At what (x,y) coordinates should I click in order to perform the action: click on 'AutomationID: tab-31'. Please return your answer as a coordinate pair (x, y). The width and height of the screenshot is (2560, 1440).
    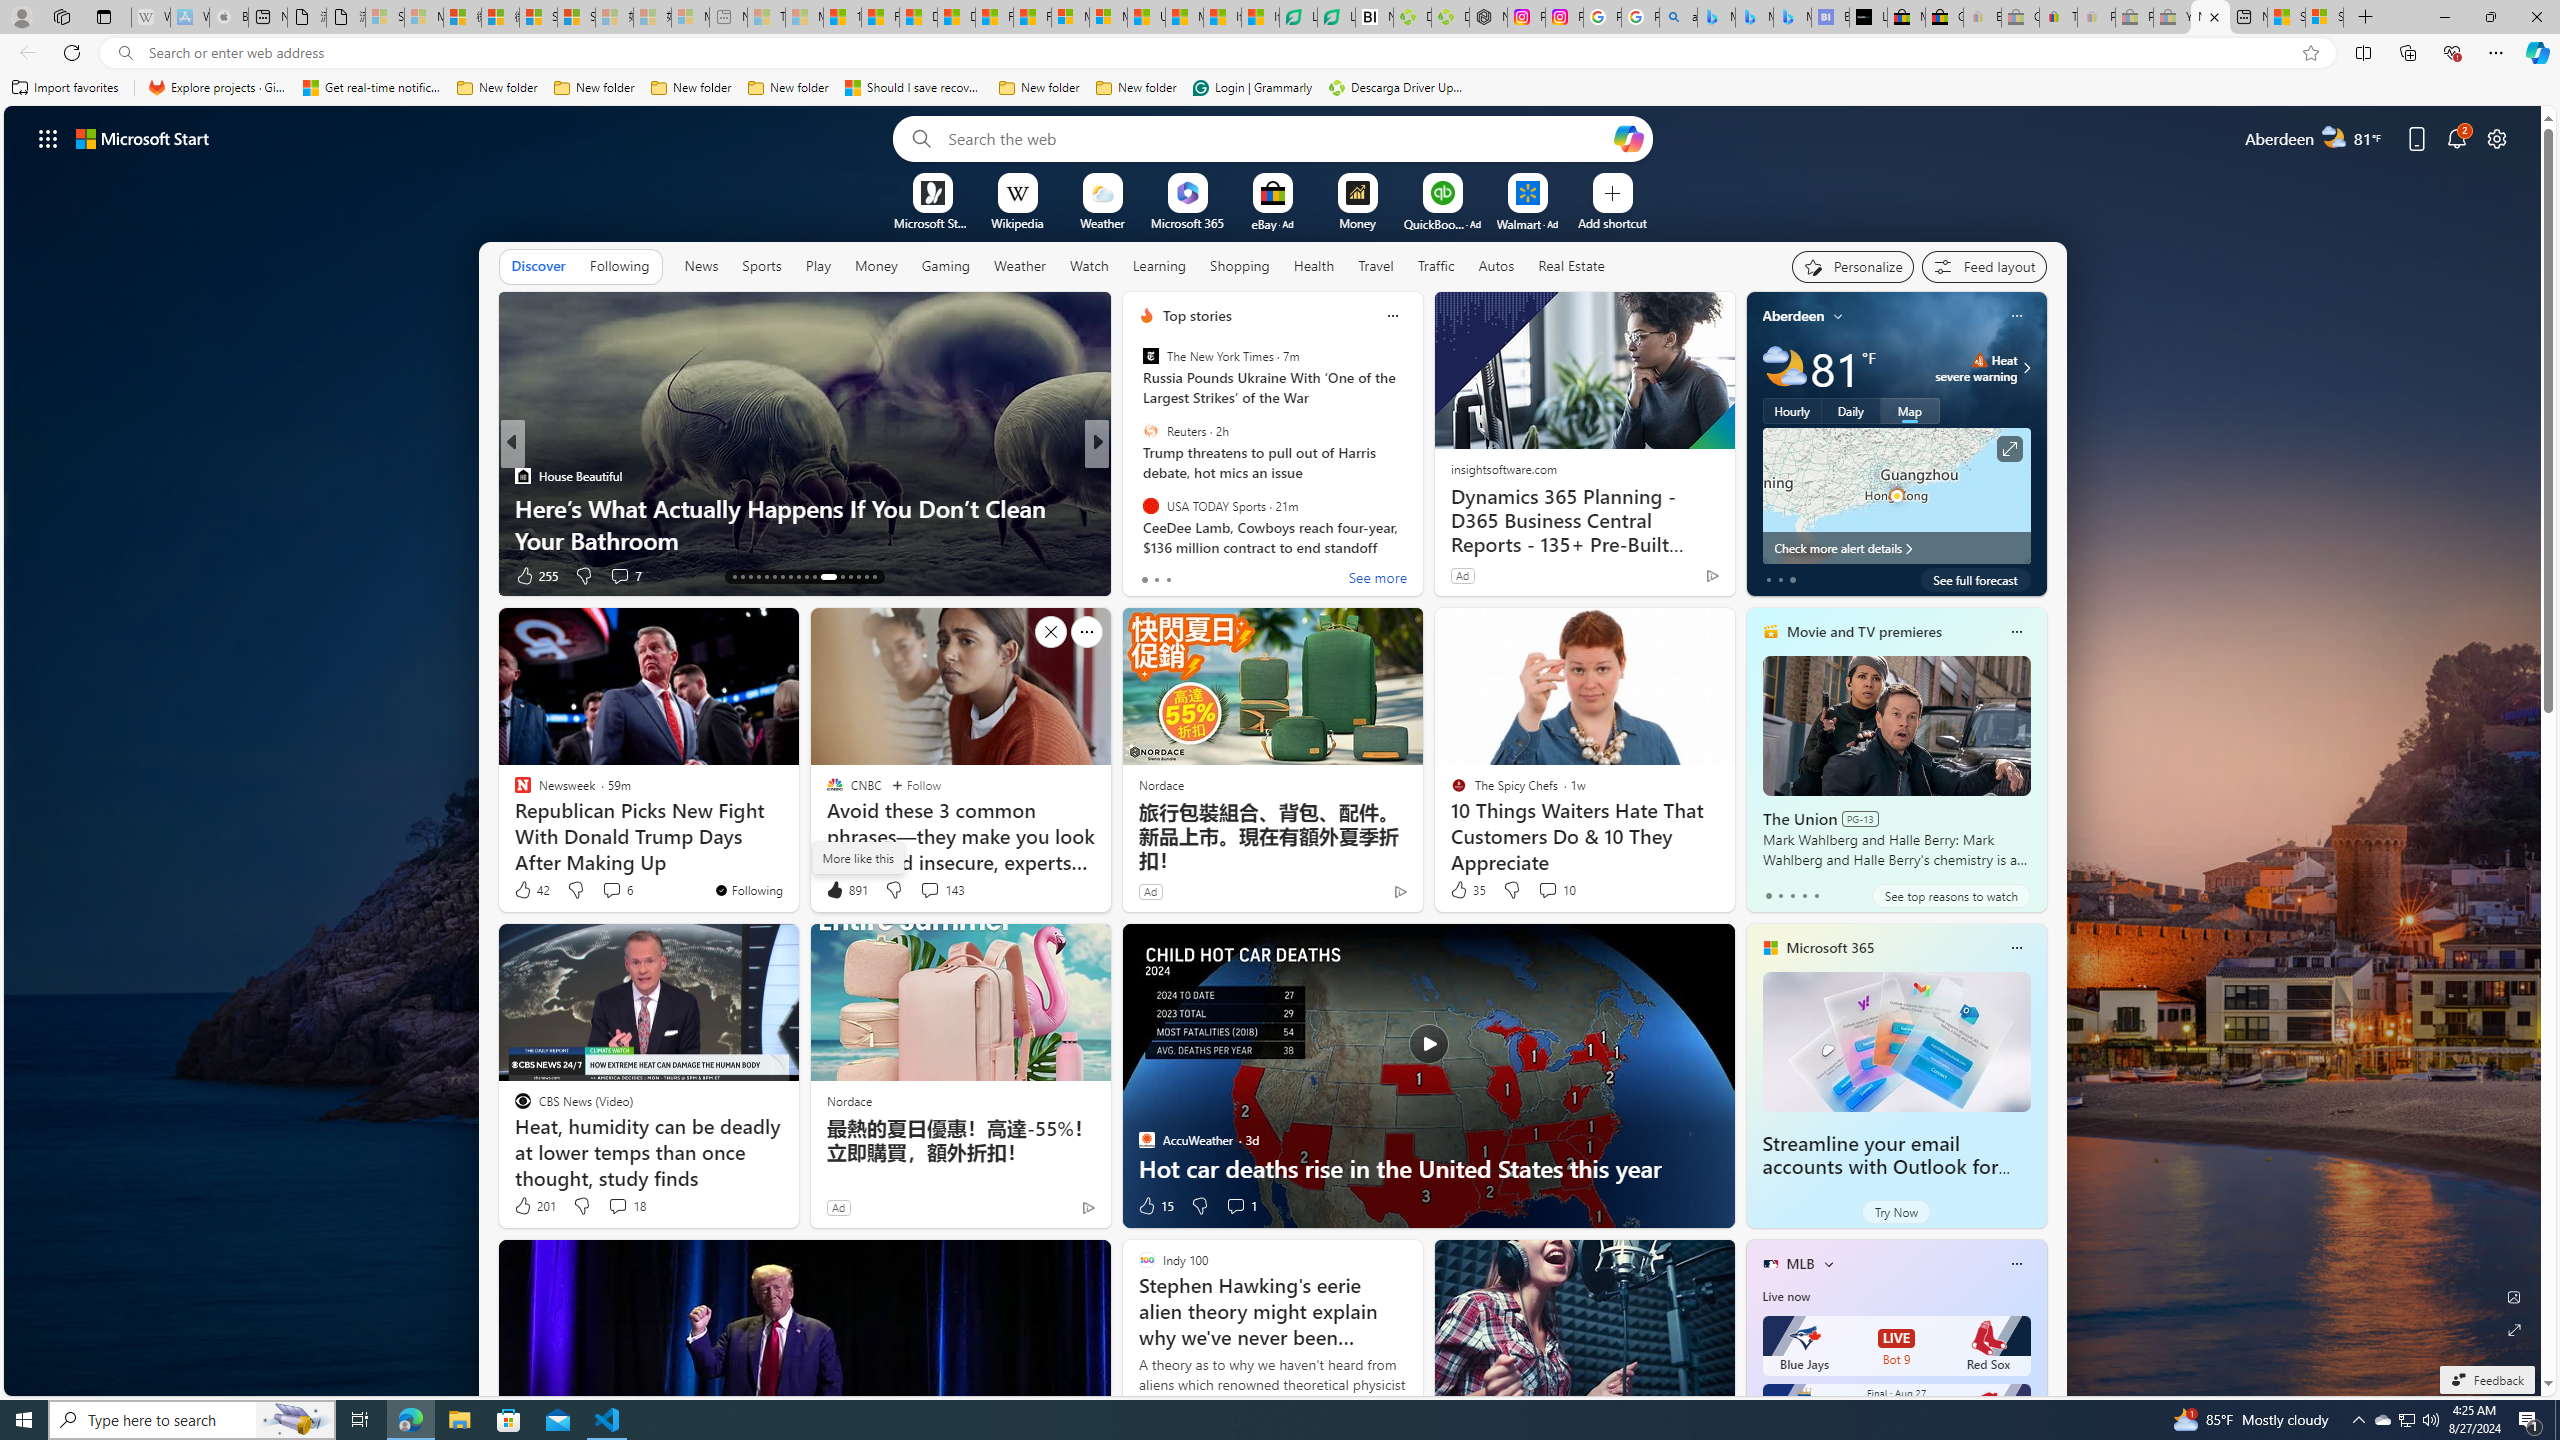
    Looking at the image, I should click on (857, 577).